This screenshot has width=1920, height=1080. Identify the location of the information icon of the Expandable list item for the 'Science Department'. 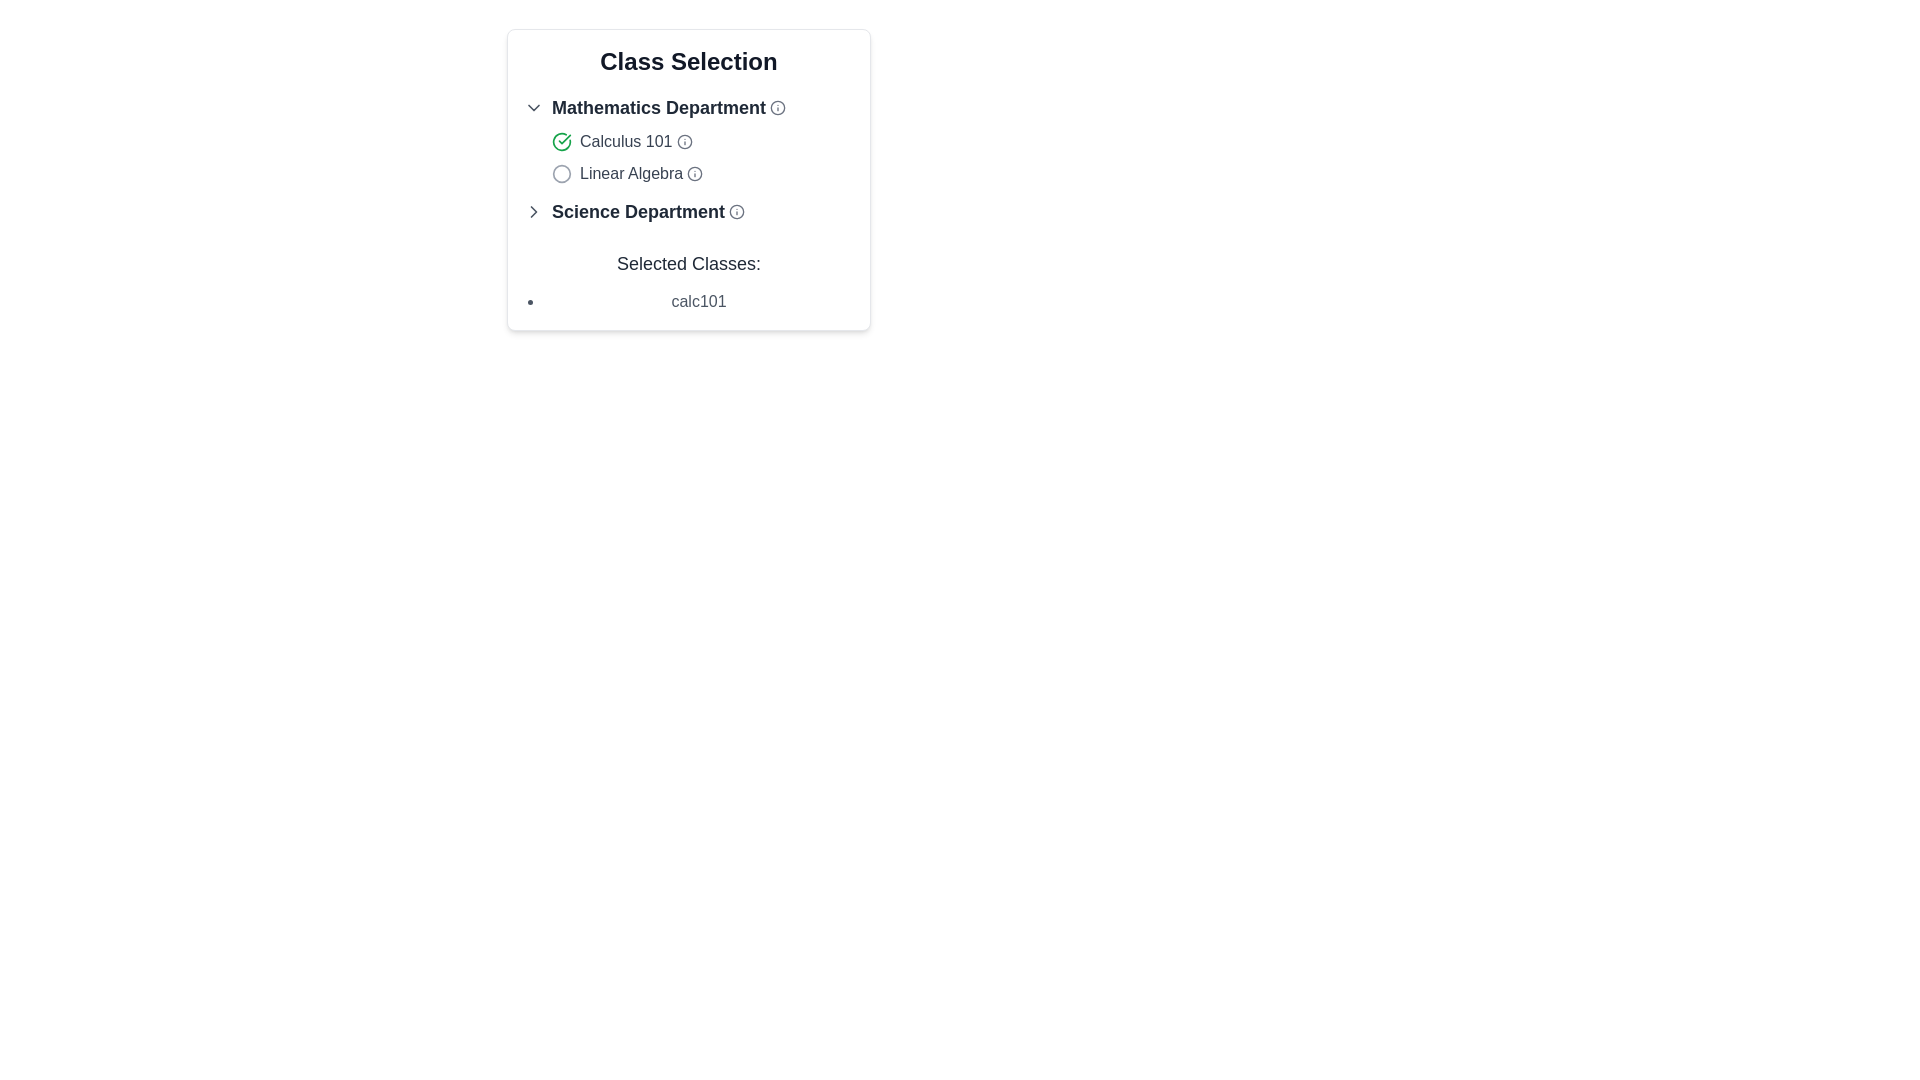
(689, 212).